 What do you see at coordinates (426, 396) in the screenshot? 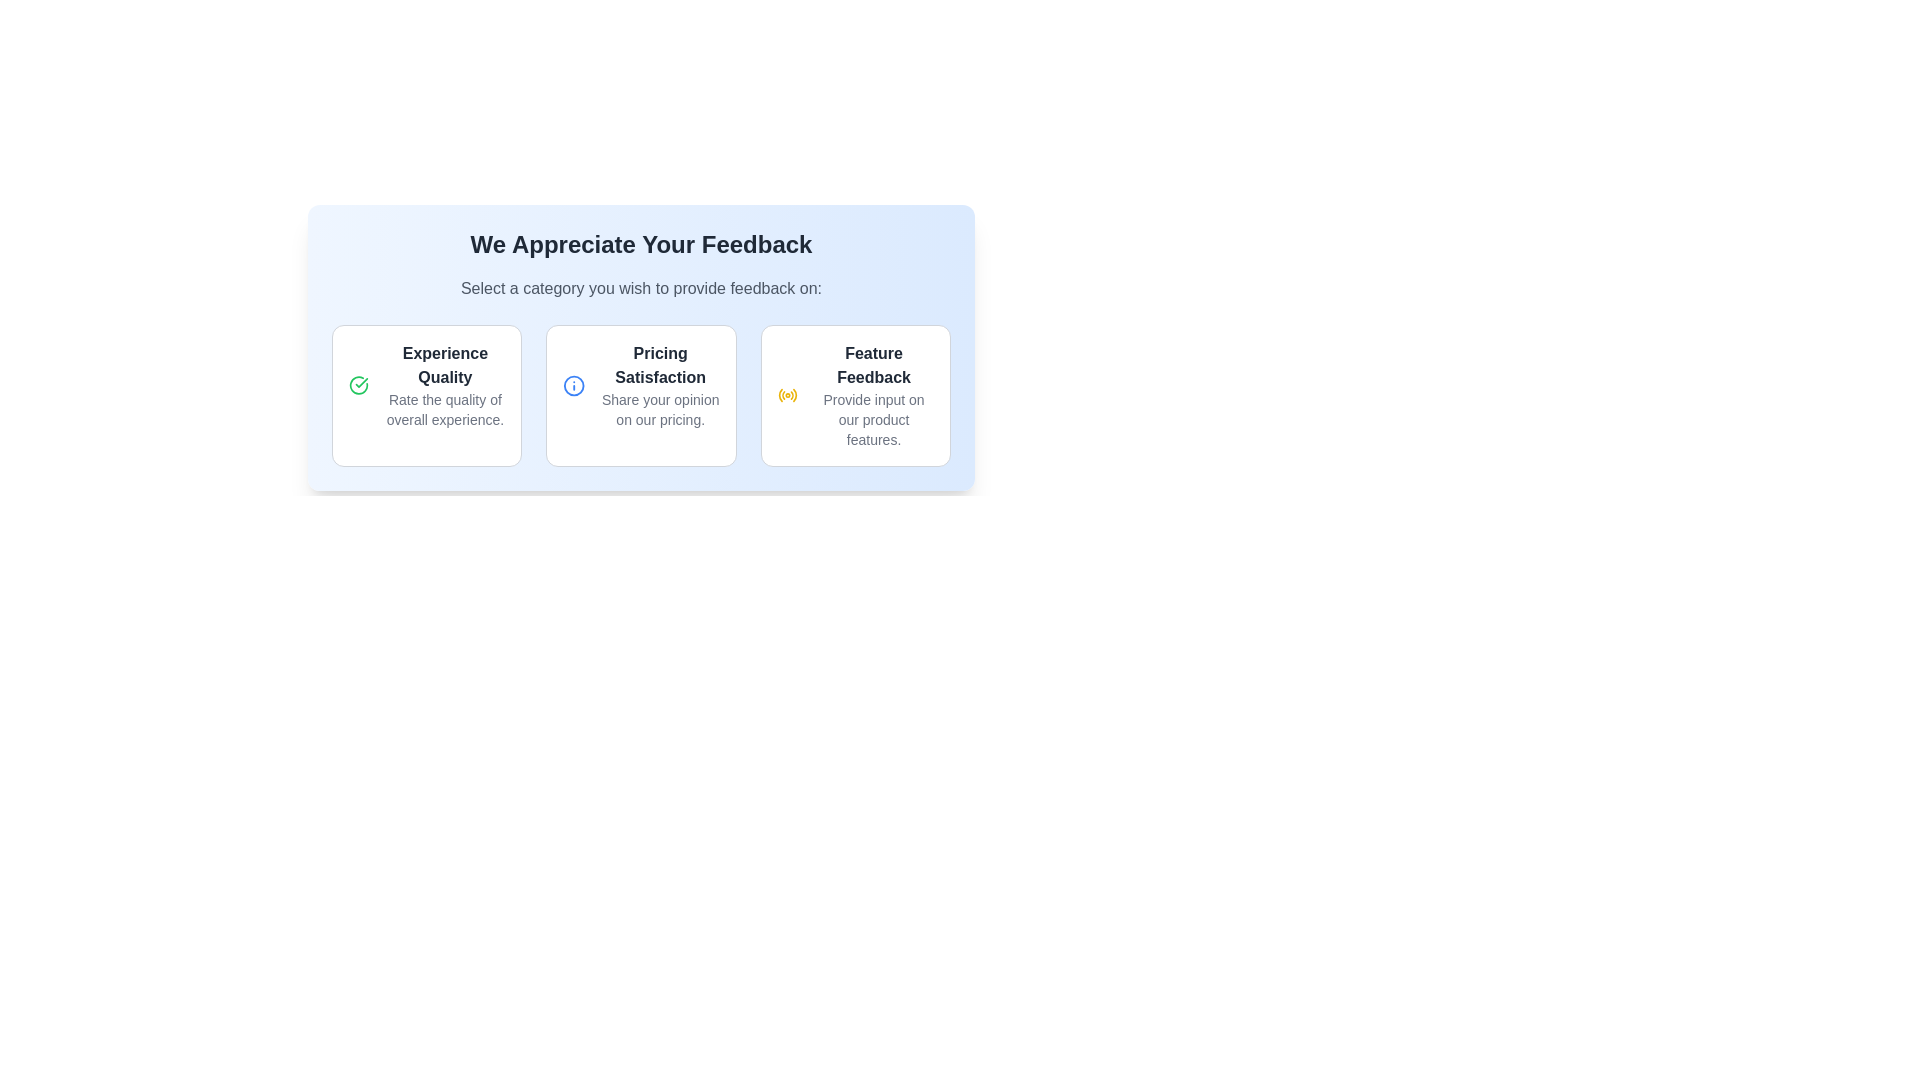
I see `the first Button-like card that prompts the user for feedback on their experience` at bounding box center [426, 396].